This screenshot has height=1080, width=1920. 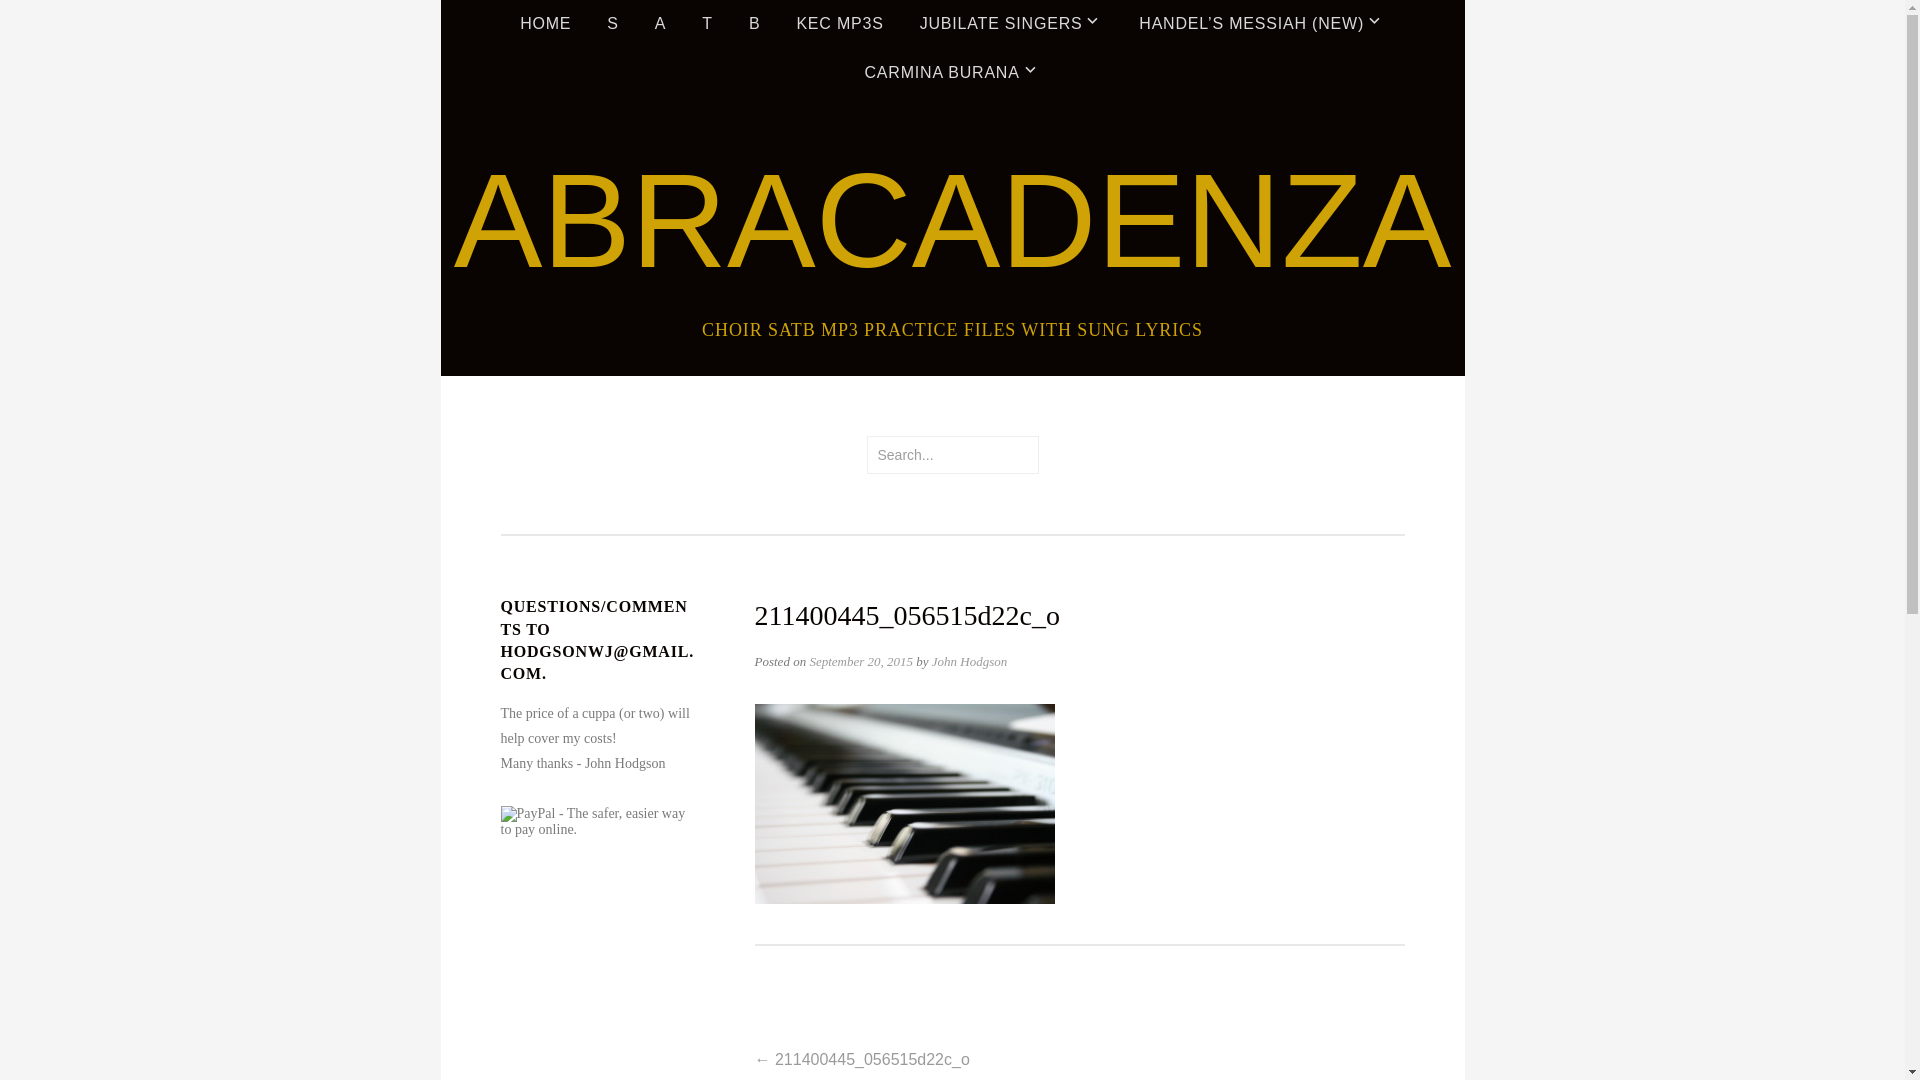 I want to click on 'JUBILATE SINGERS', so click(x=1012, y=24).